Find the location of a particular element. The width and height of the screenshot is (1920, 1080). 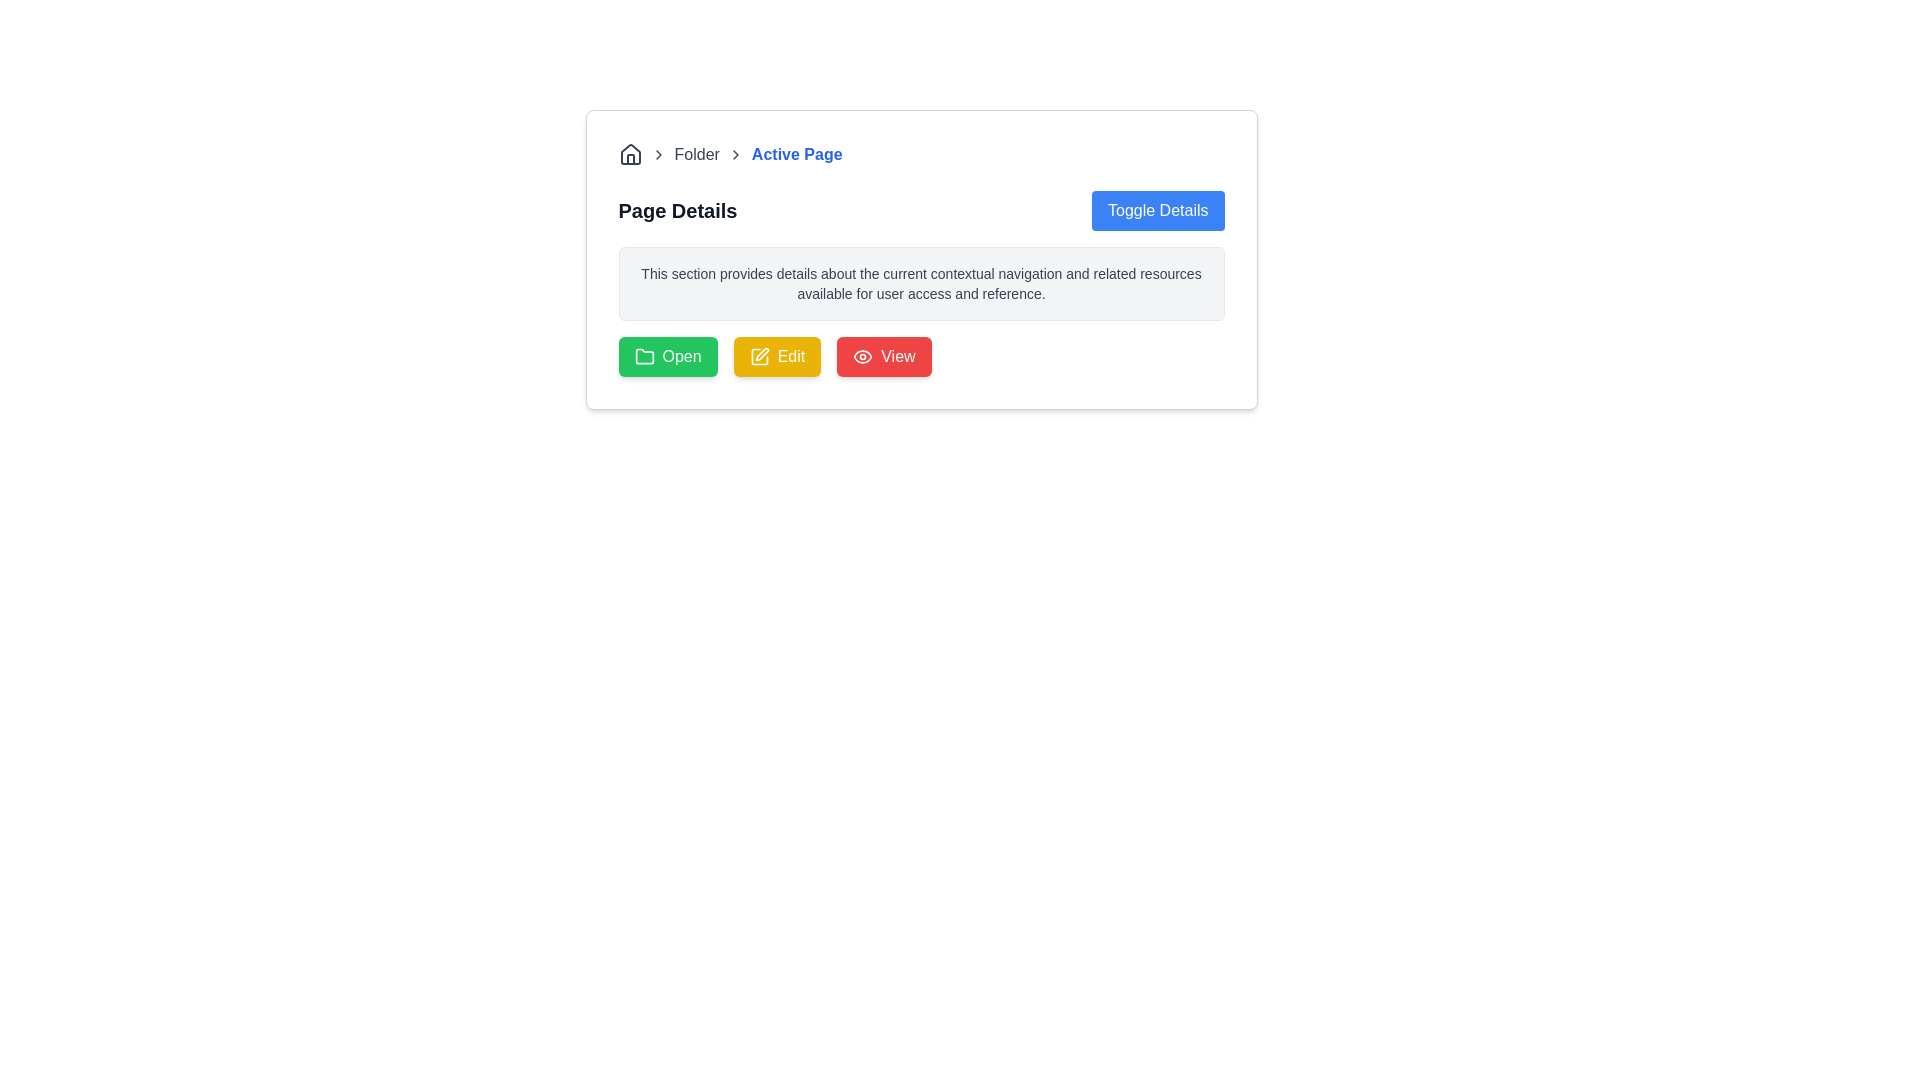

the 'Edit' button, which is the second button in a group of three buttons, to initiate the editing action for the current context or item is located at coordinates (776, 356).